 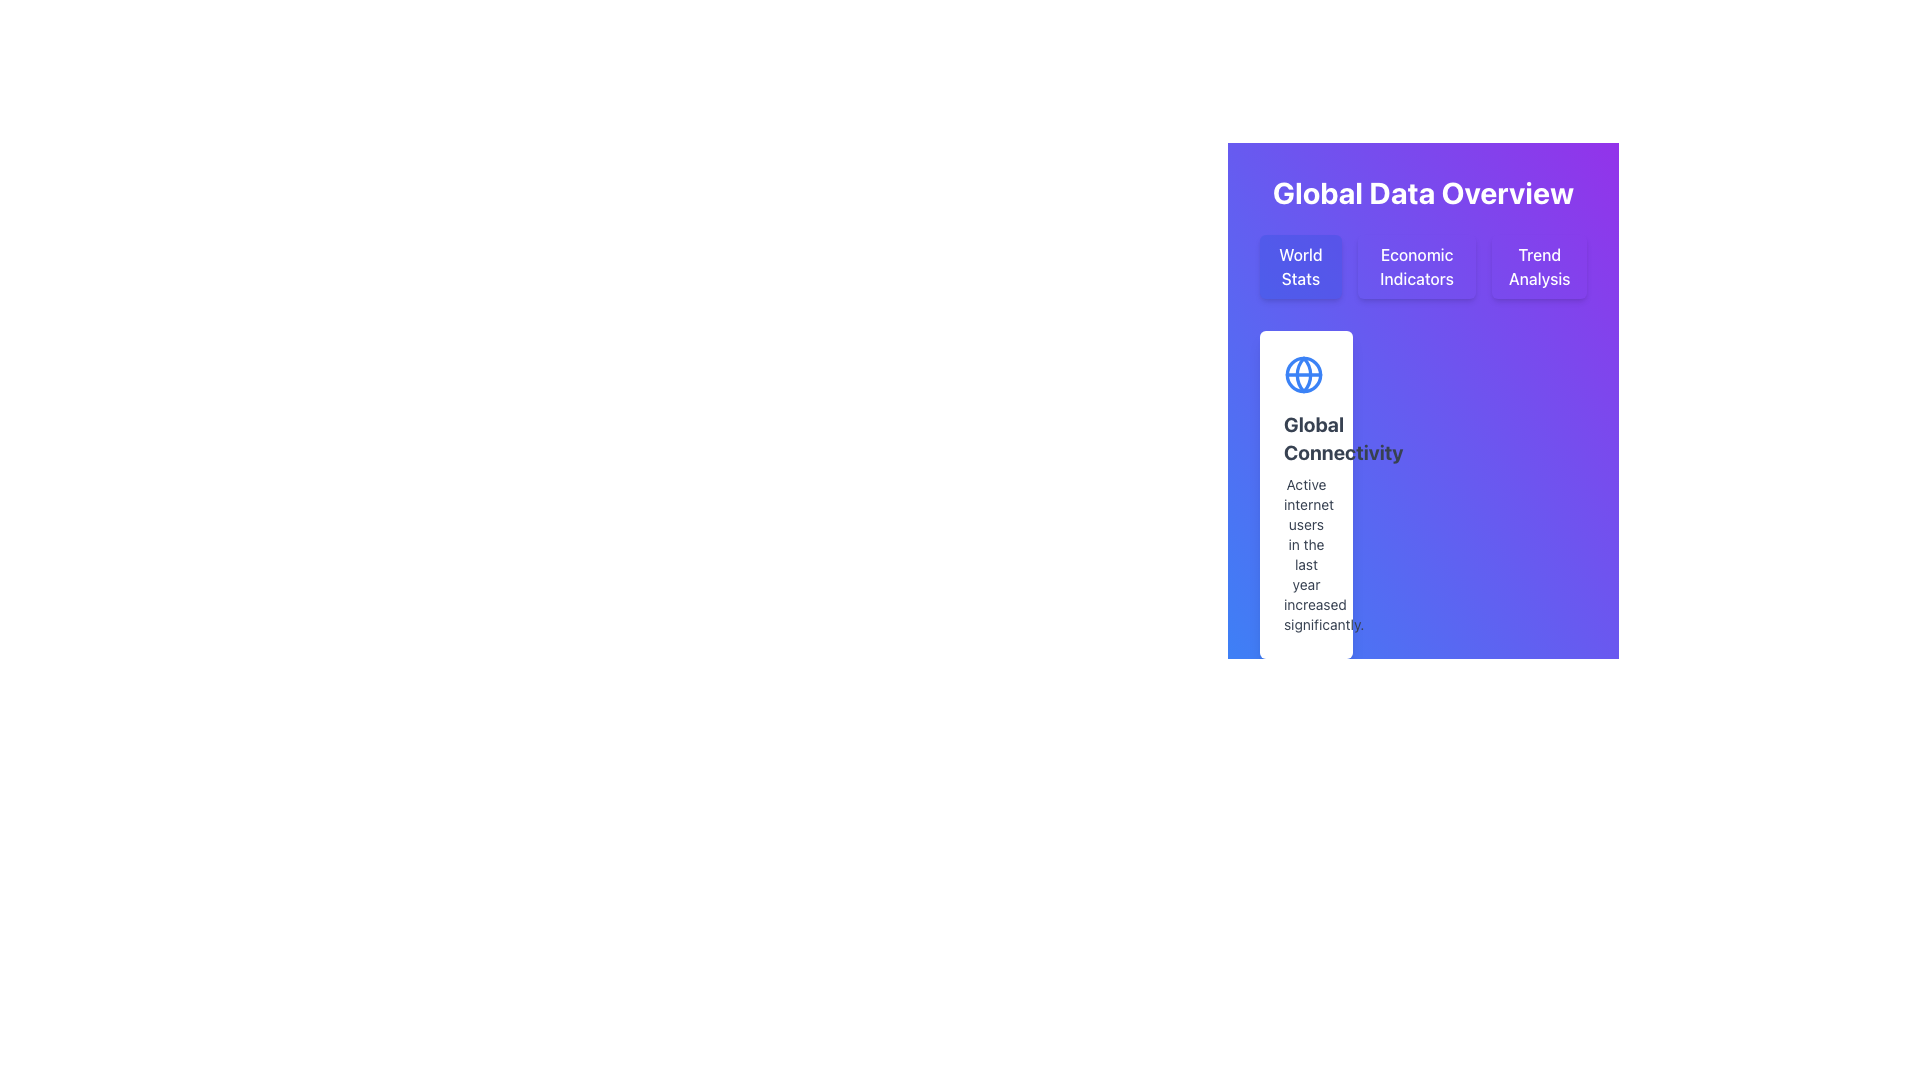 I want to click on the 'Trend Analysis' button, which is a rounded rectangular button with white text on a purple background located in the top-right portion of the interface under 'Global Data Overview', so click(x=1538, y=265).